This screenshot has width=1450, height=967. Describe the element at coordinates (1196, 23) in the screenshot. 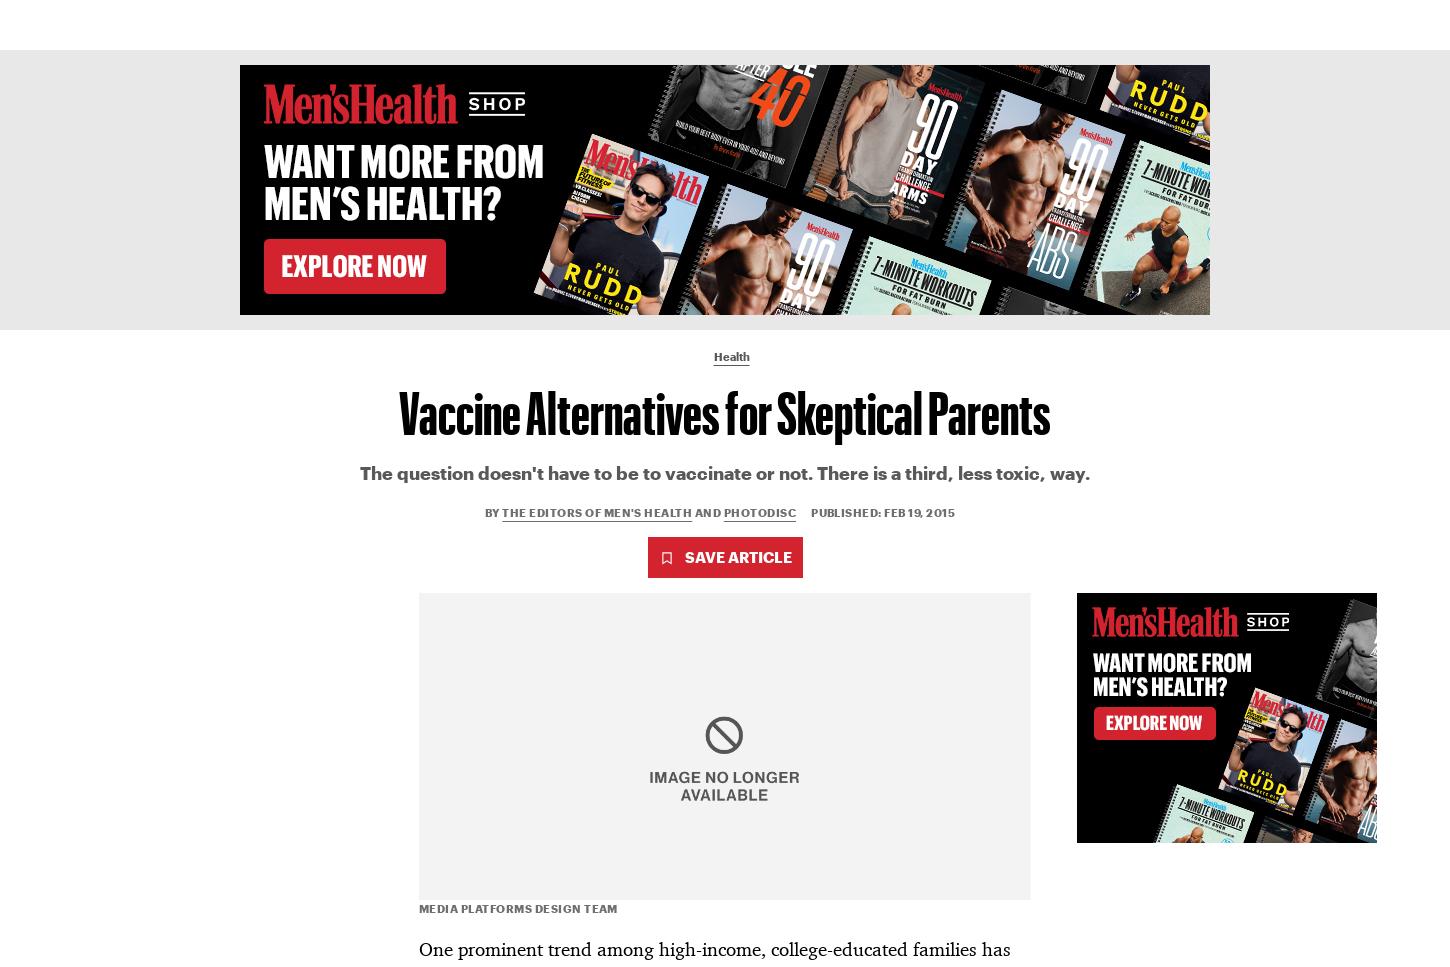

I see `'Subscribe'` at that location.